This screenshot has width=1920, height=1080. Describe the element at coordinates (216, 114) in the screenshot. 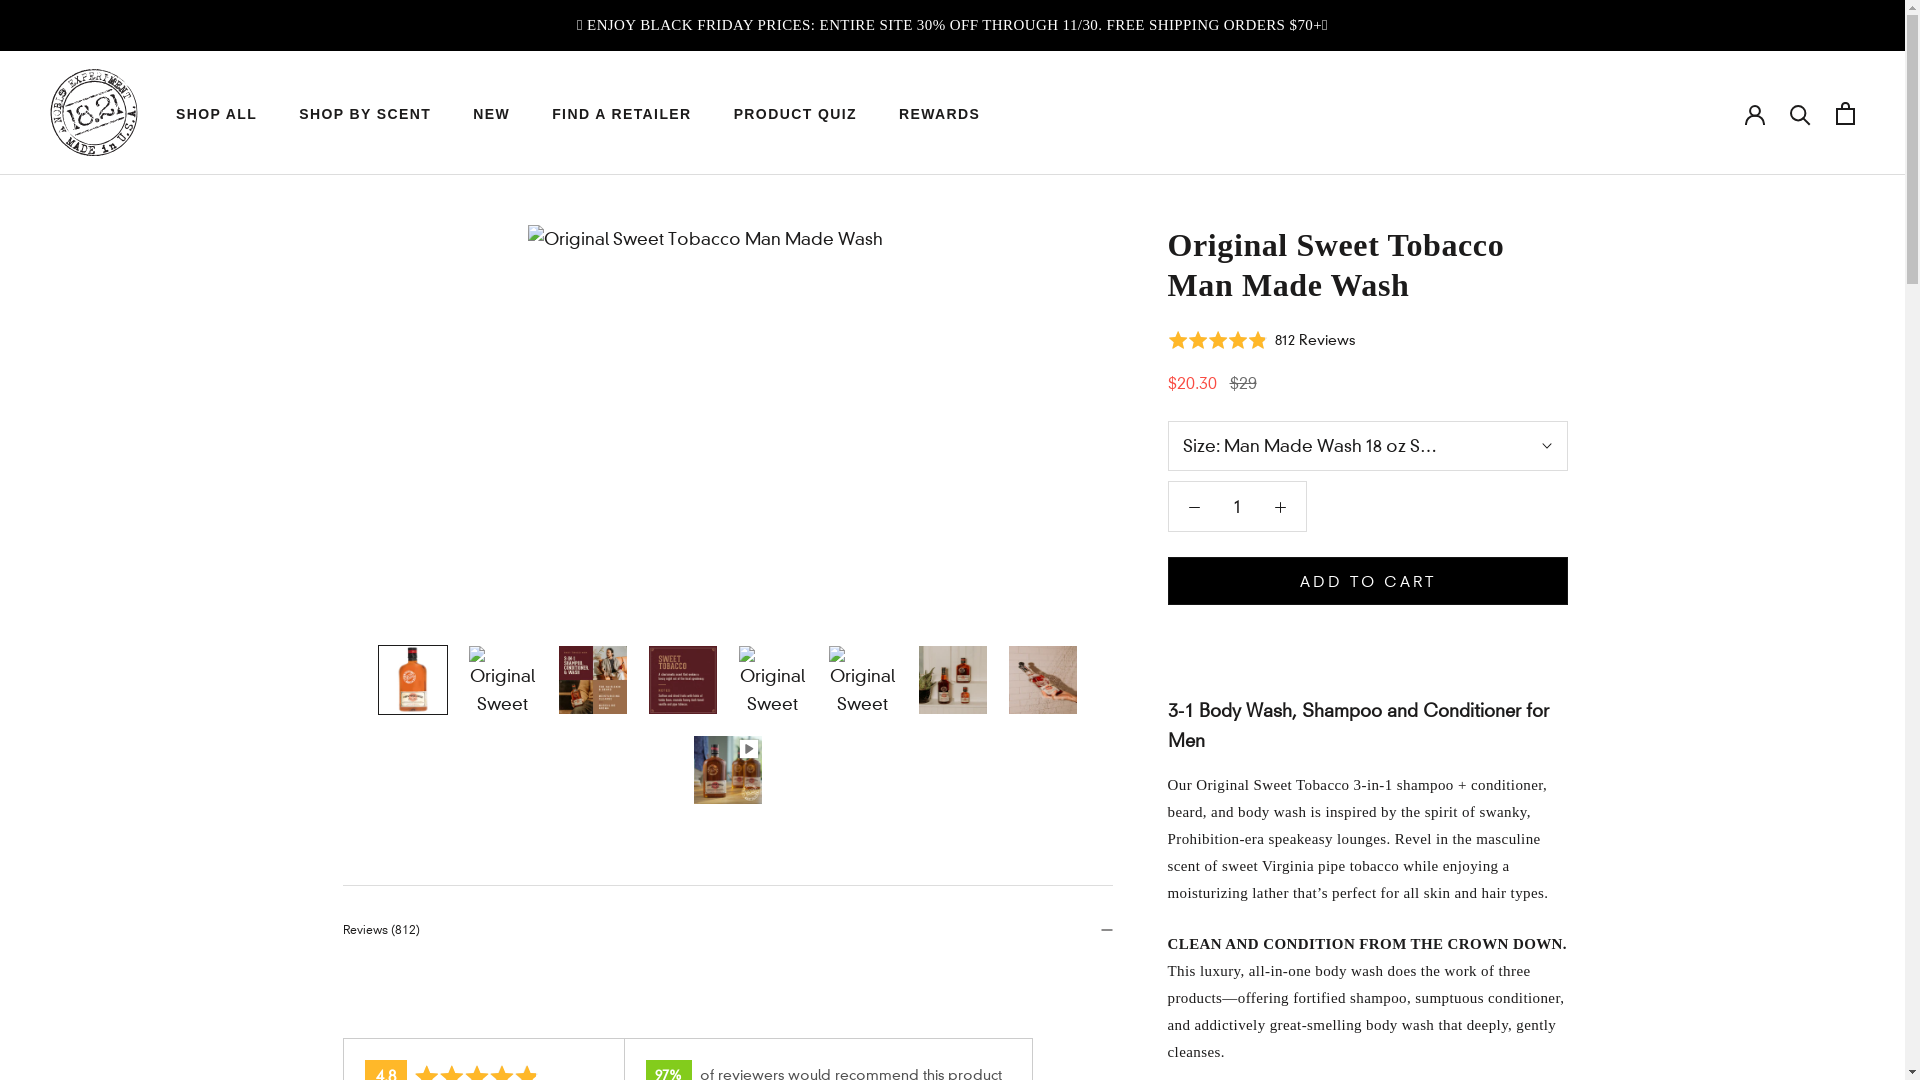

I see `'SHOP ALL'` at that location.